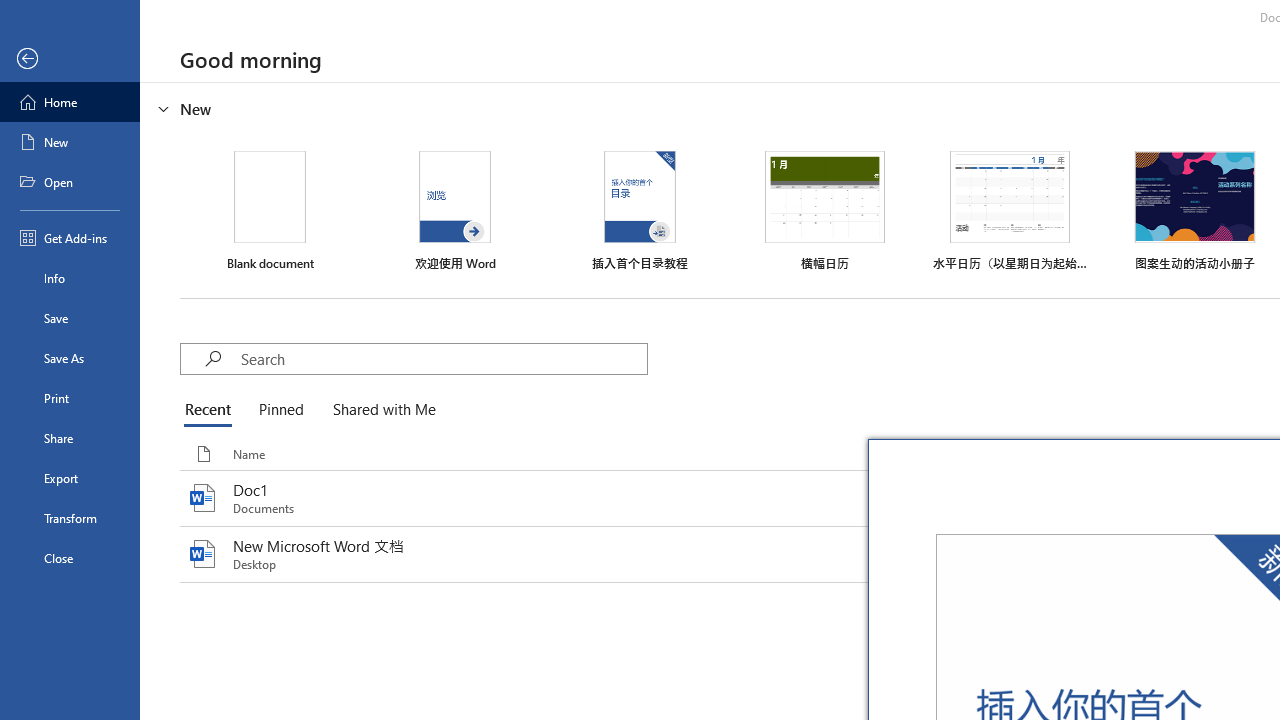 This screenshot has height=720, width=1280. I want to click on 'Back', so click(69, 58).